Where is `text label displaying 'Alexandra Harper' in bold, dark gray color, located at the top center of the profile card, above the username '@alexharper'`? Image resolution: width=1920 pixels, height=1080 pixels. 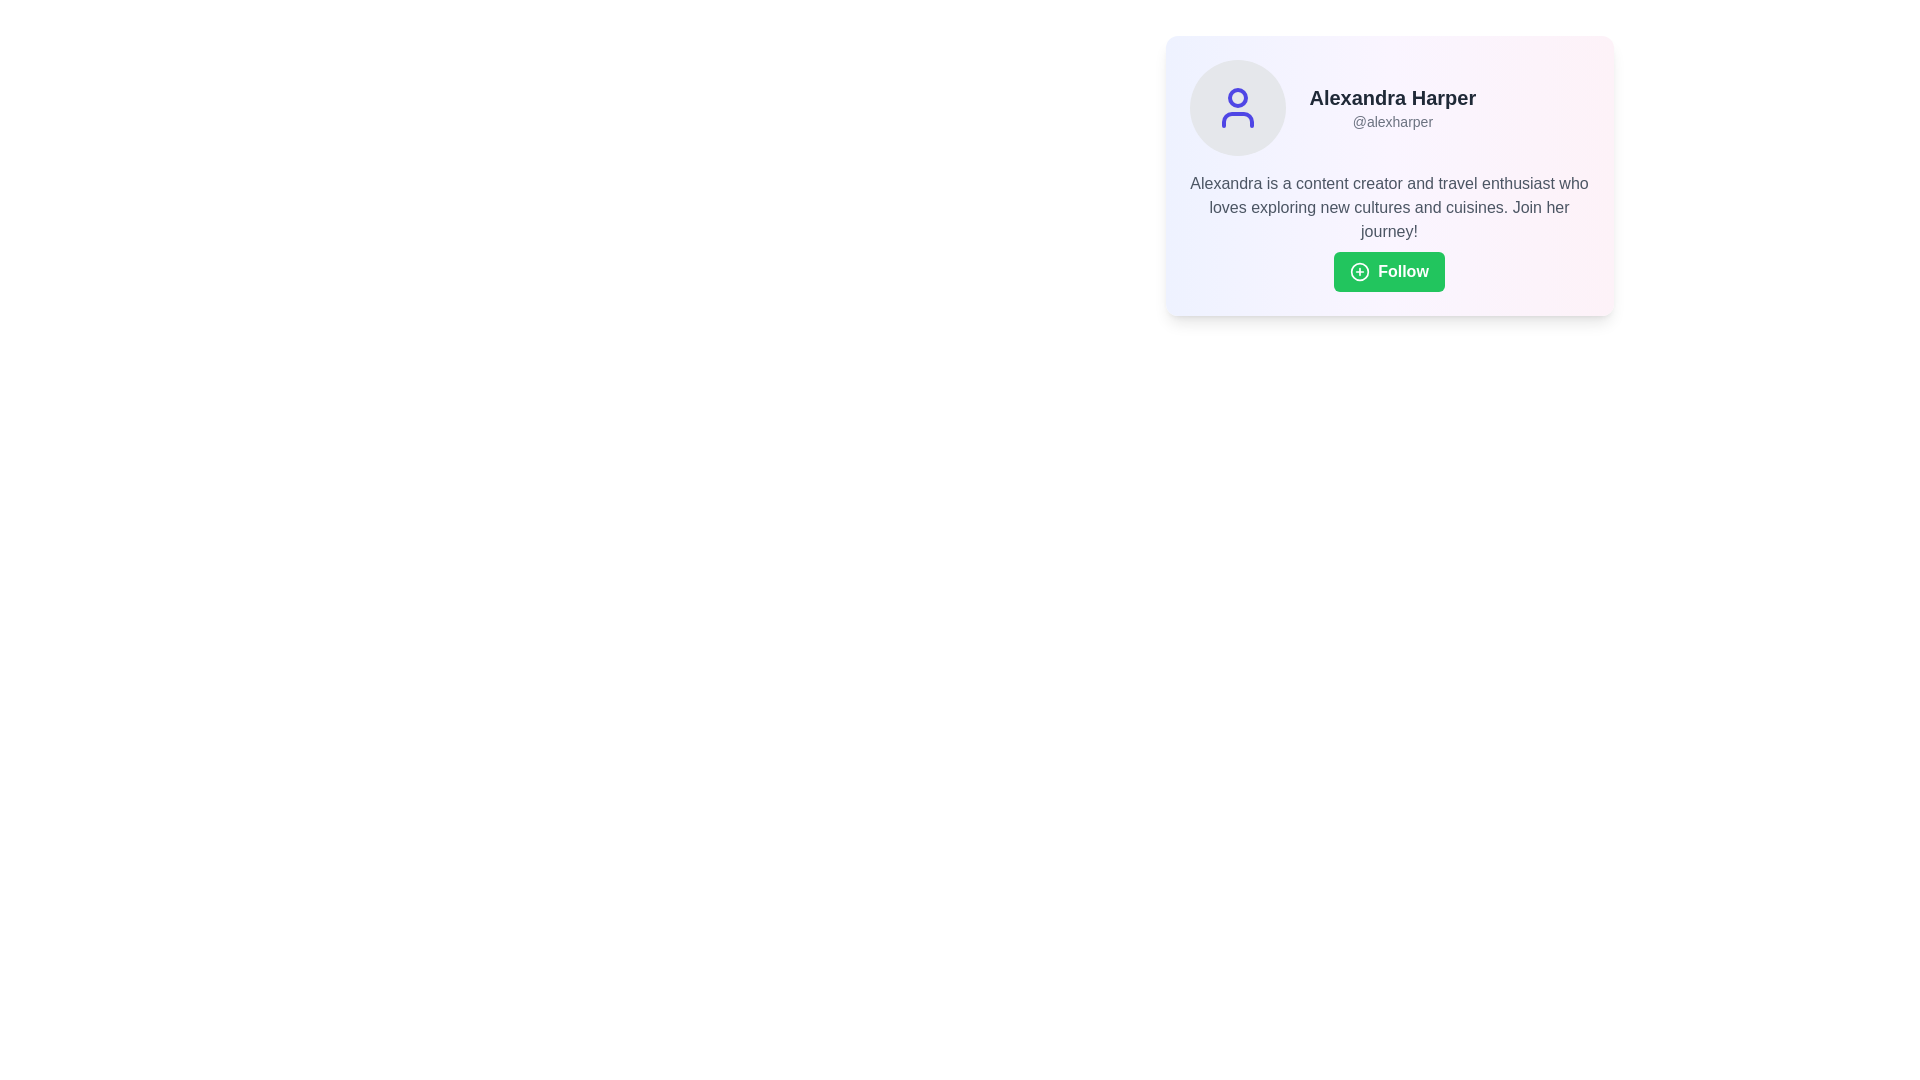 text label displaying 'Alexandra Harper' in bold, dark gray color, located at the top center of the profile card, above the username '@alexharper' is located at coordinates (1391, 97).